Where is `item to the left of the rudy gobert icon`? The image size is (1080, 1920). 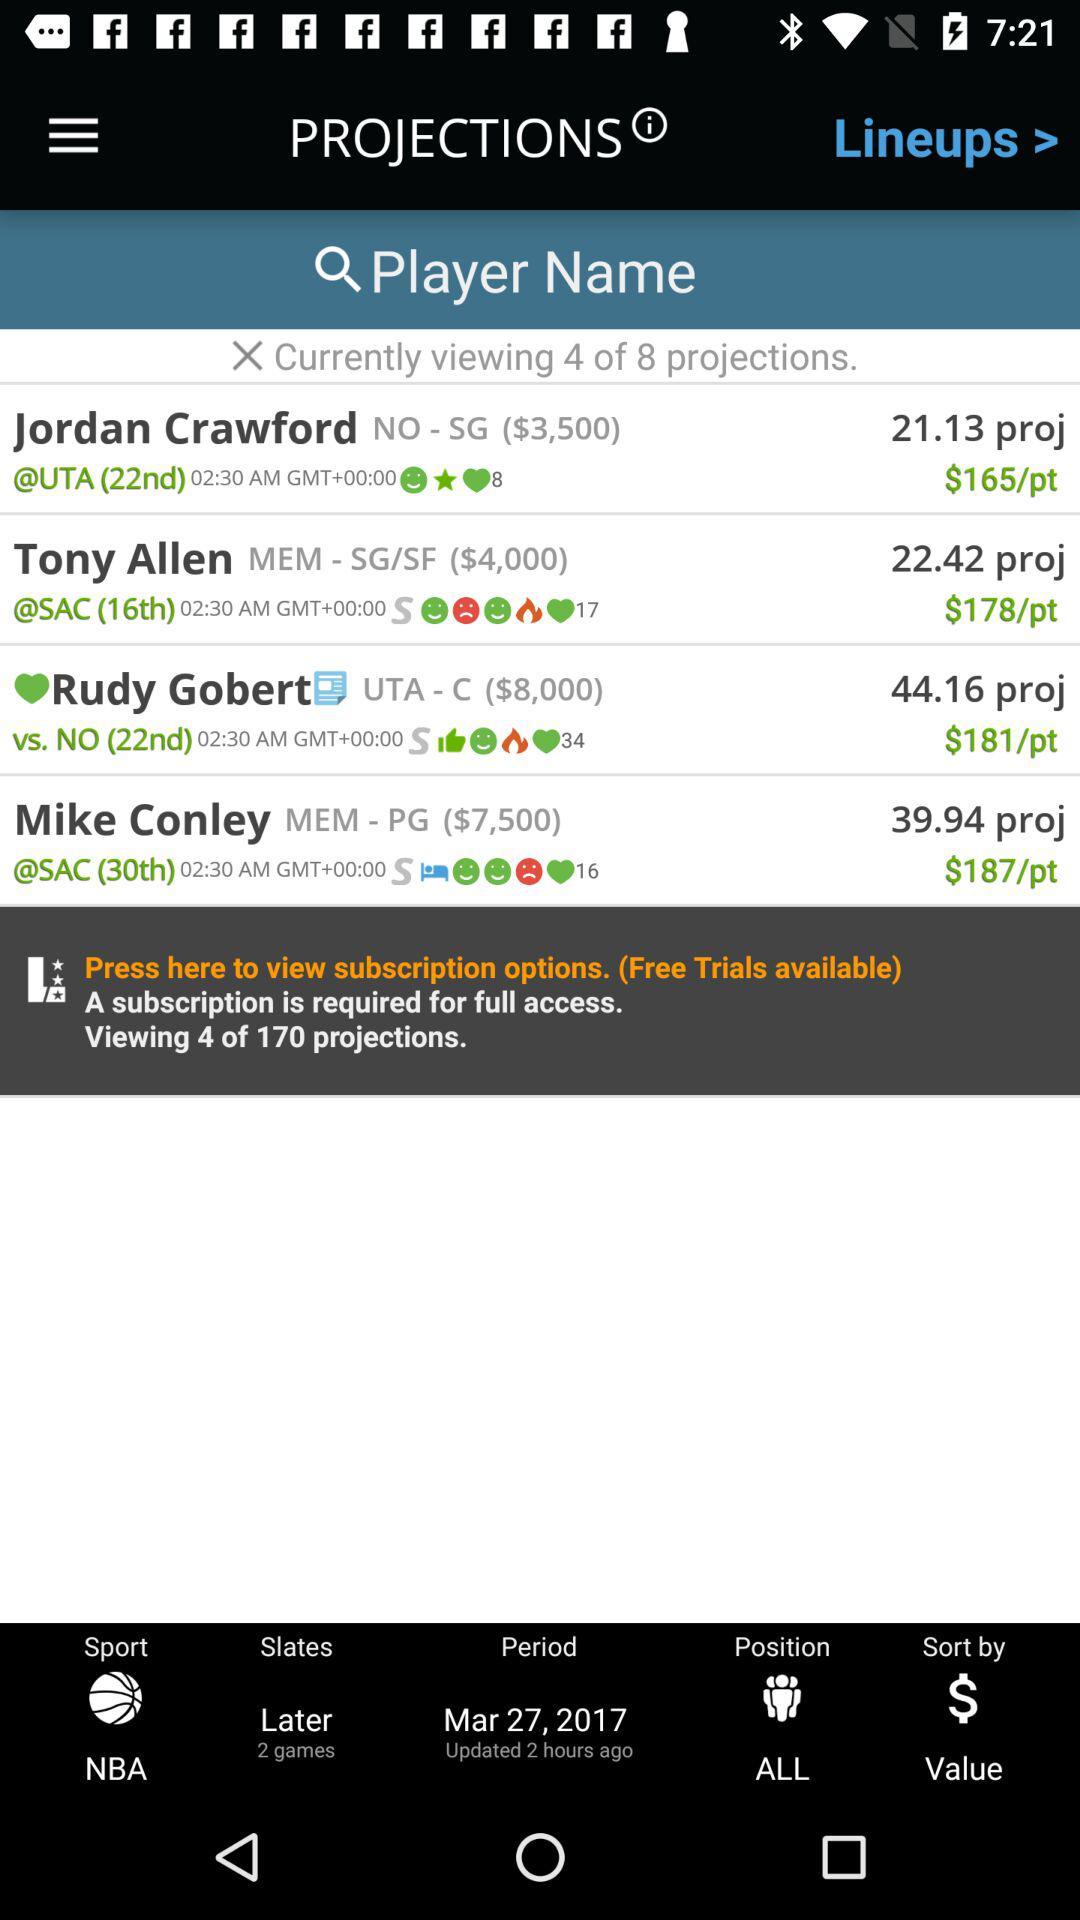 item to the left of the rudy gobert icon is located at coordinates (31, 688).